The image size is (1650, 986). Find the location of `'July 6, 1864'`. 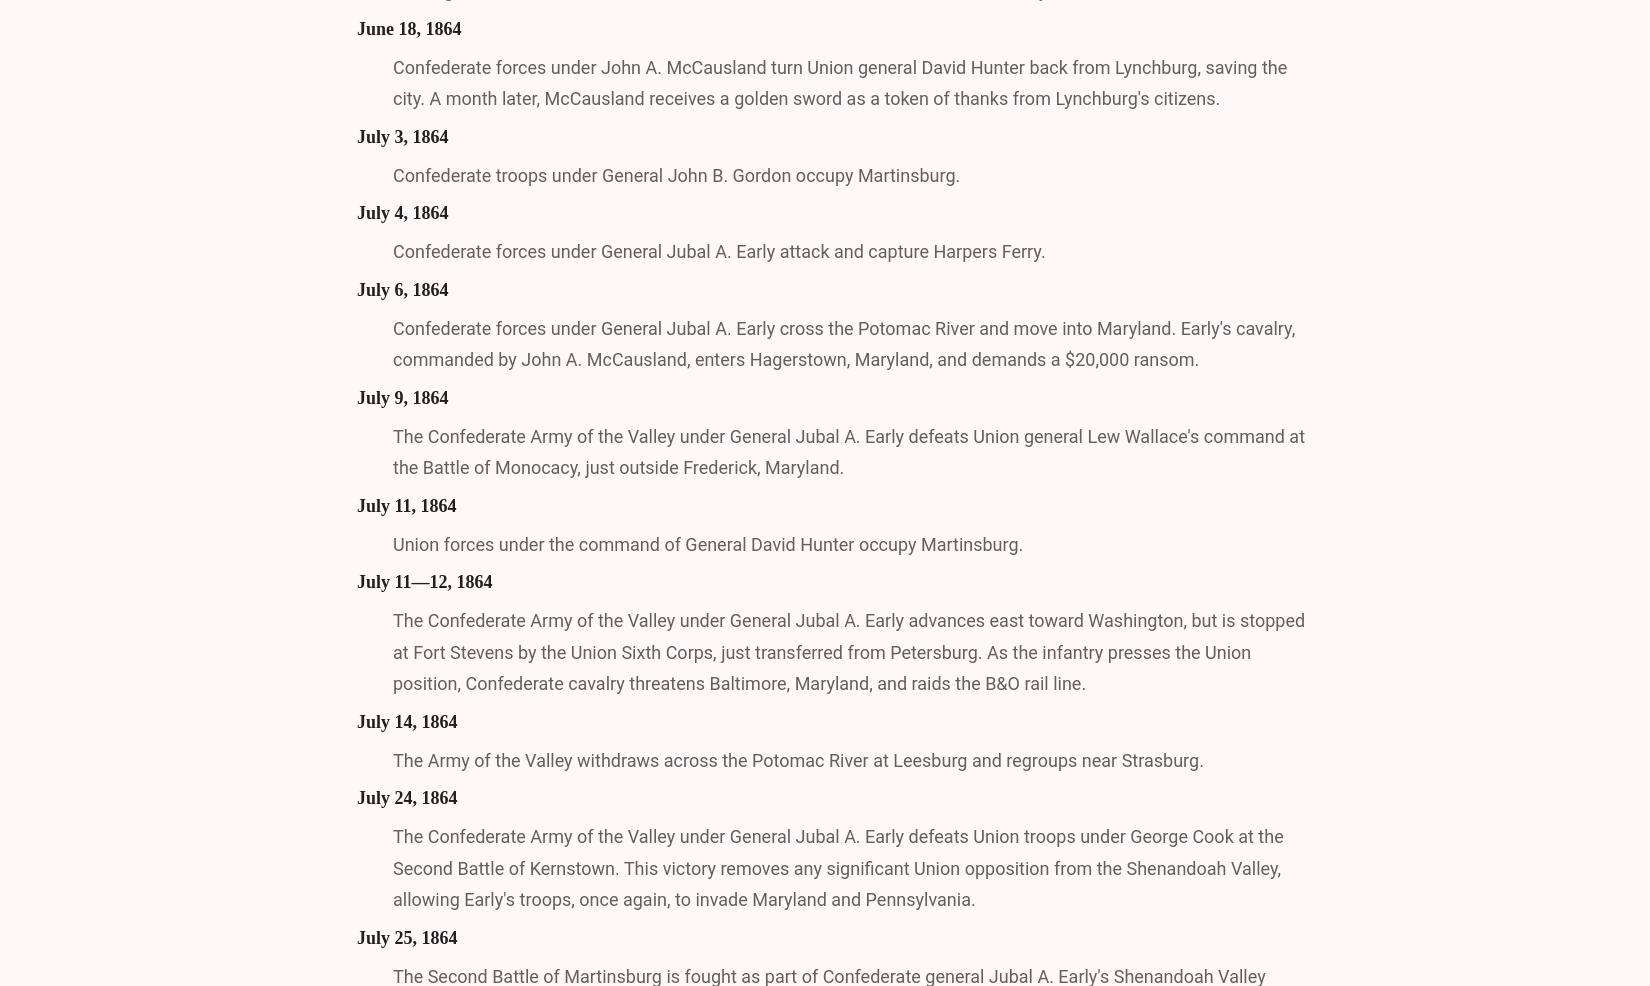

'July 6, 1864' is located at coordinates (402, 288).